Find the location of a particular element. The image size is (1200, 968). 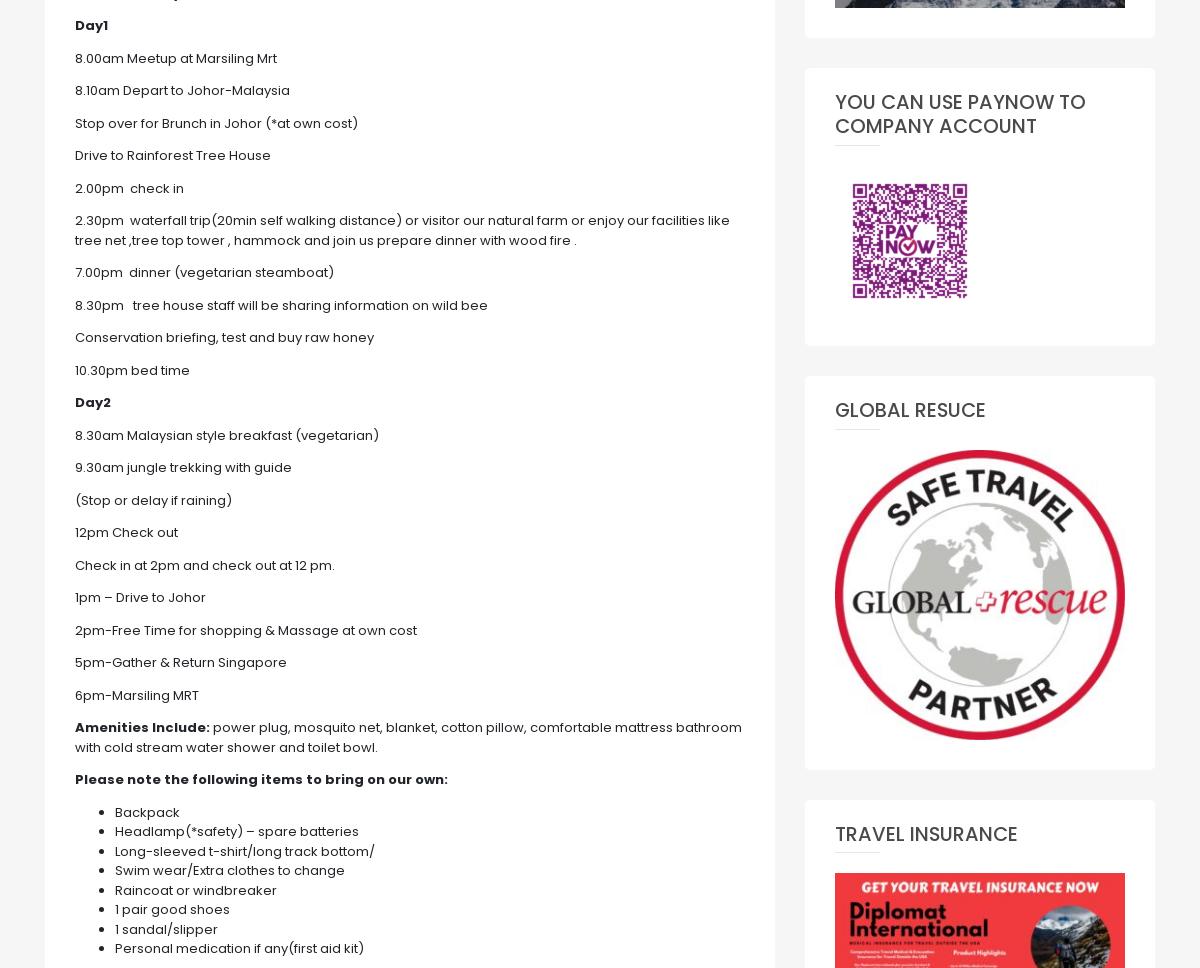

'Stop over for Brunch in Johor (*at own cost)' is located at coordinates (215, 121).